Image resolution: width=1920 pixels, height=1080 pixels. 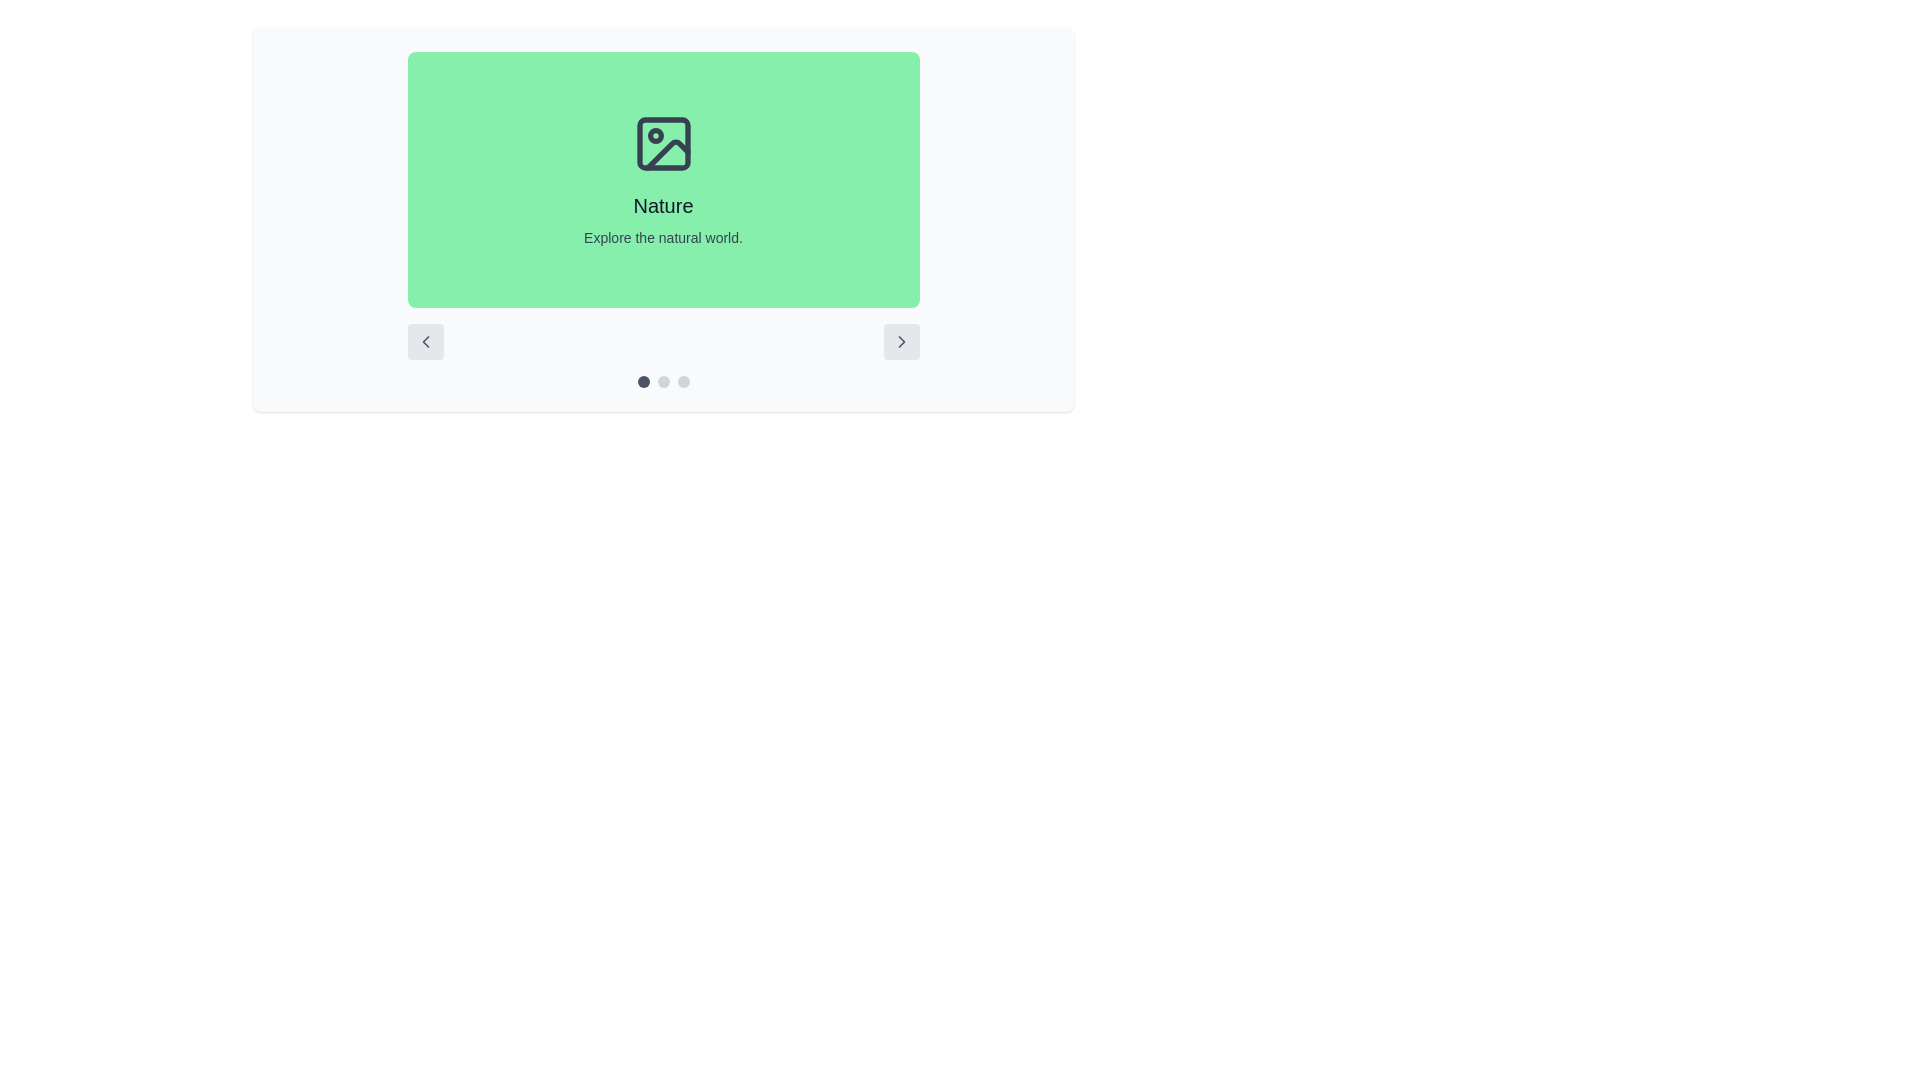 What do you see at coordinates (643, 381) in the screenshot?
I see `the first circular navigation indicator located at the bottom center of the interface` at bounding box center [643, 381].